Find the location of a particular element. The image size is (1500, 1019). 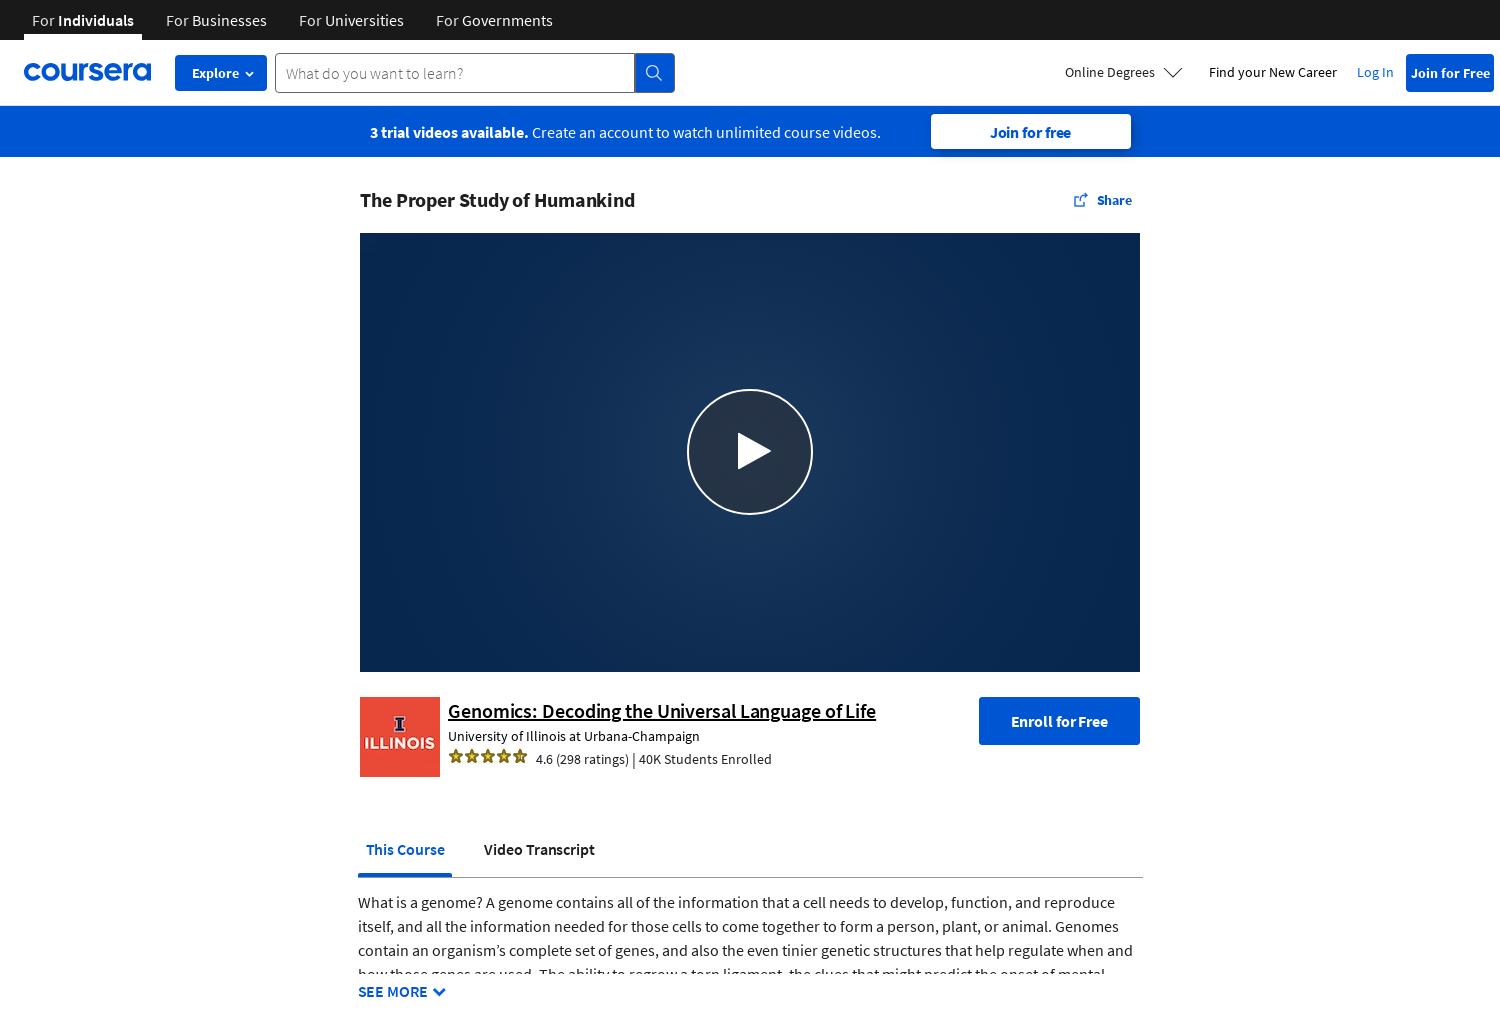

'3 trial videos available.' is located at coordinates (447, 130).